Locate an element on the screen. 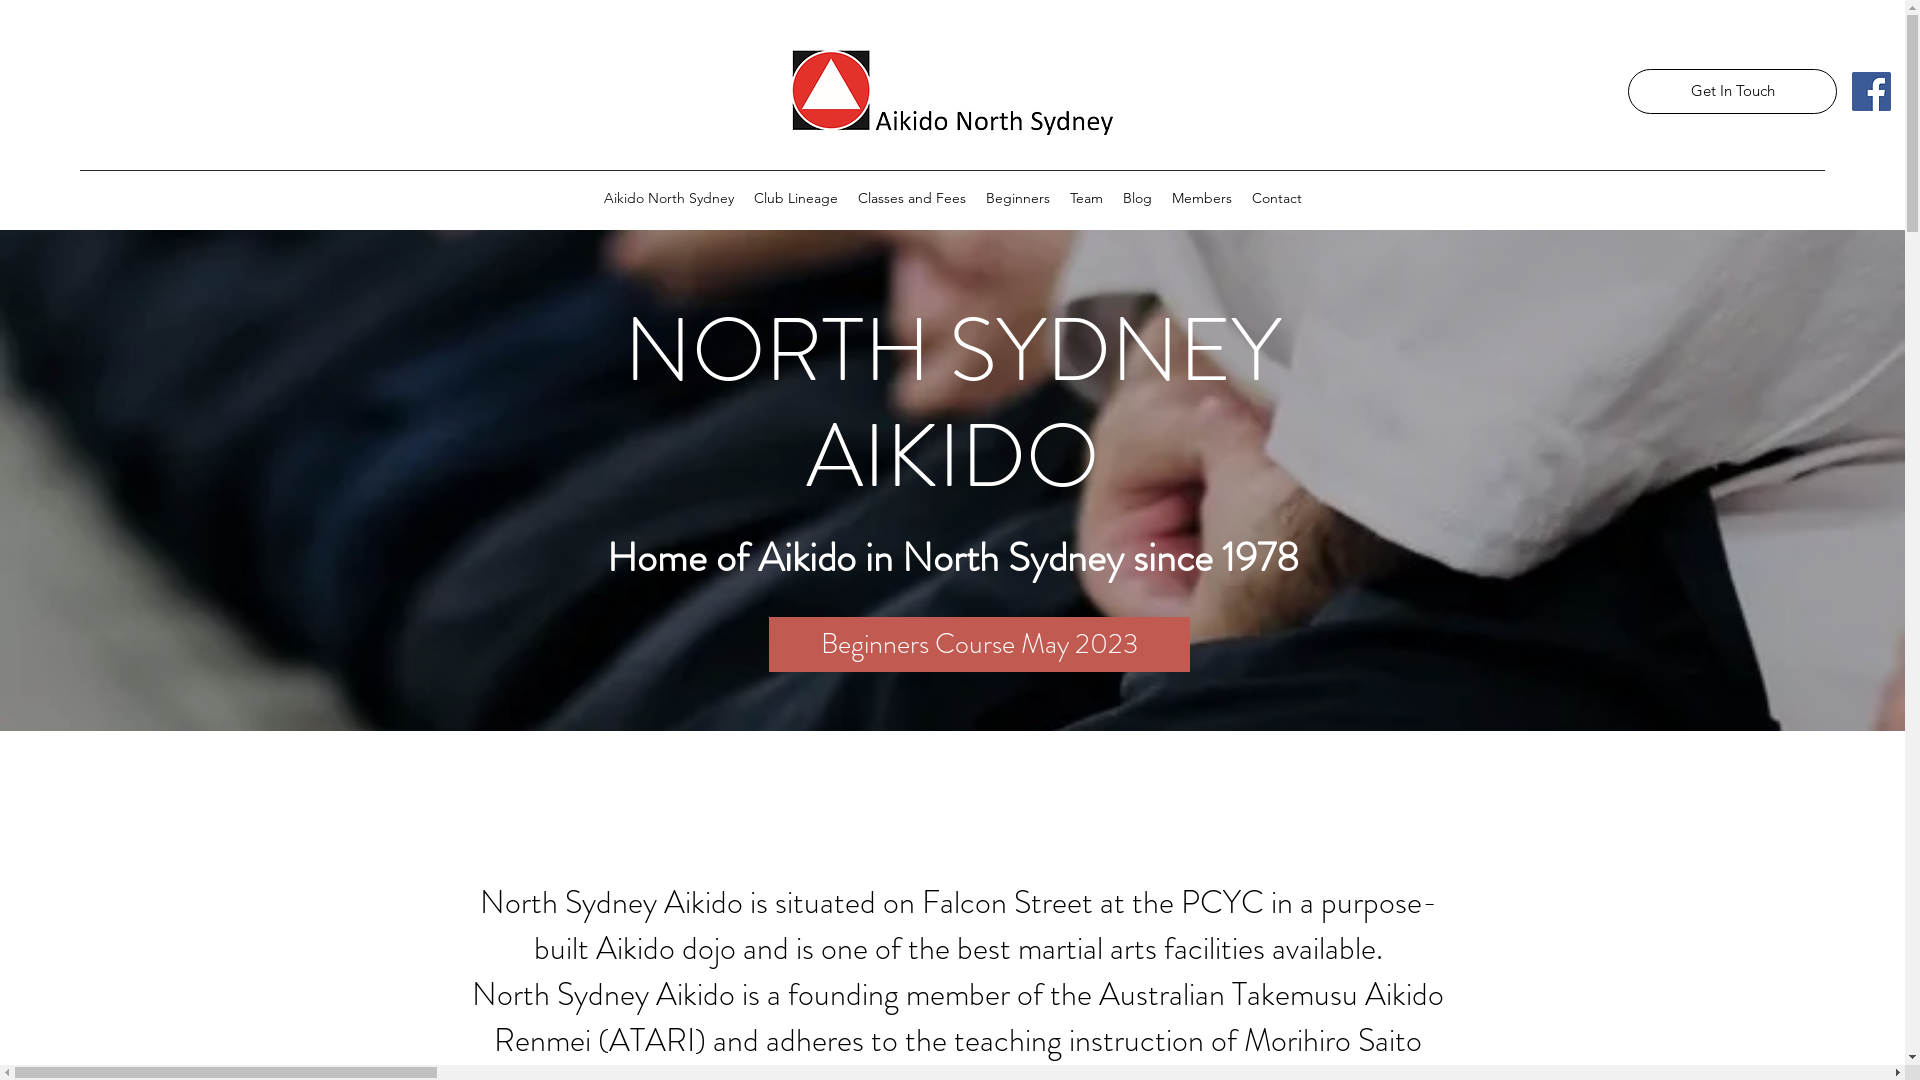 This screenshot has width=1920, height=1080. 'Club Lineage' is located at coordinates (795, 198).